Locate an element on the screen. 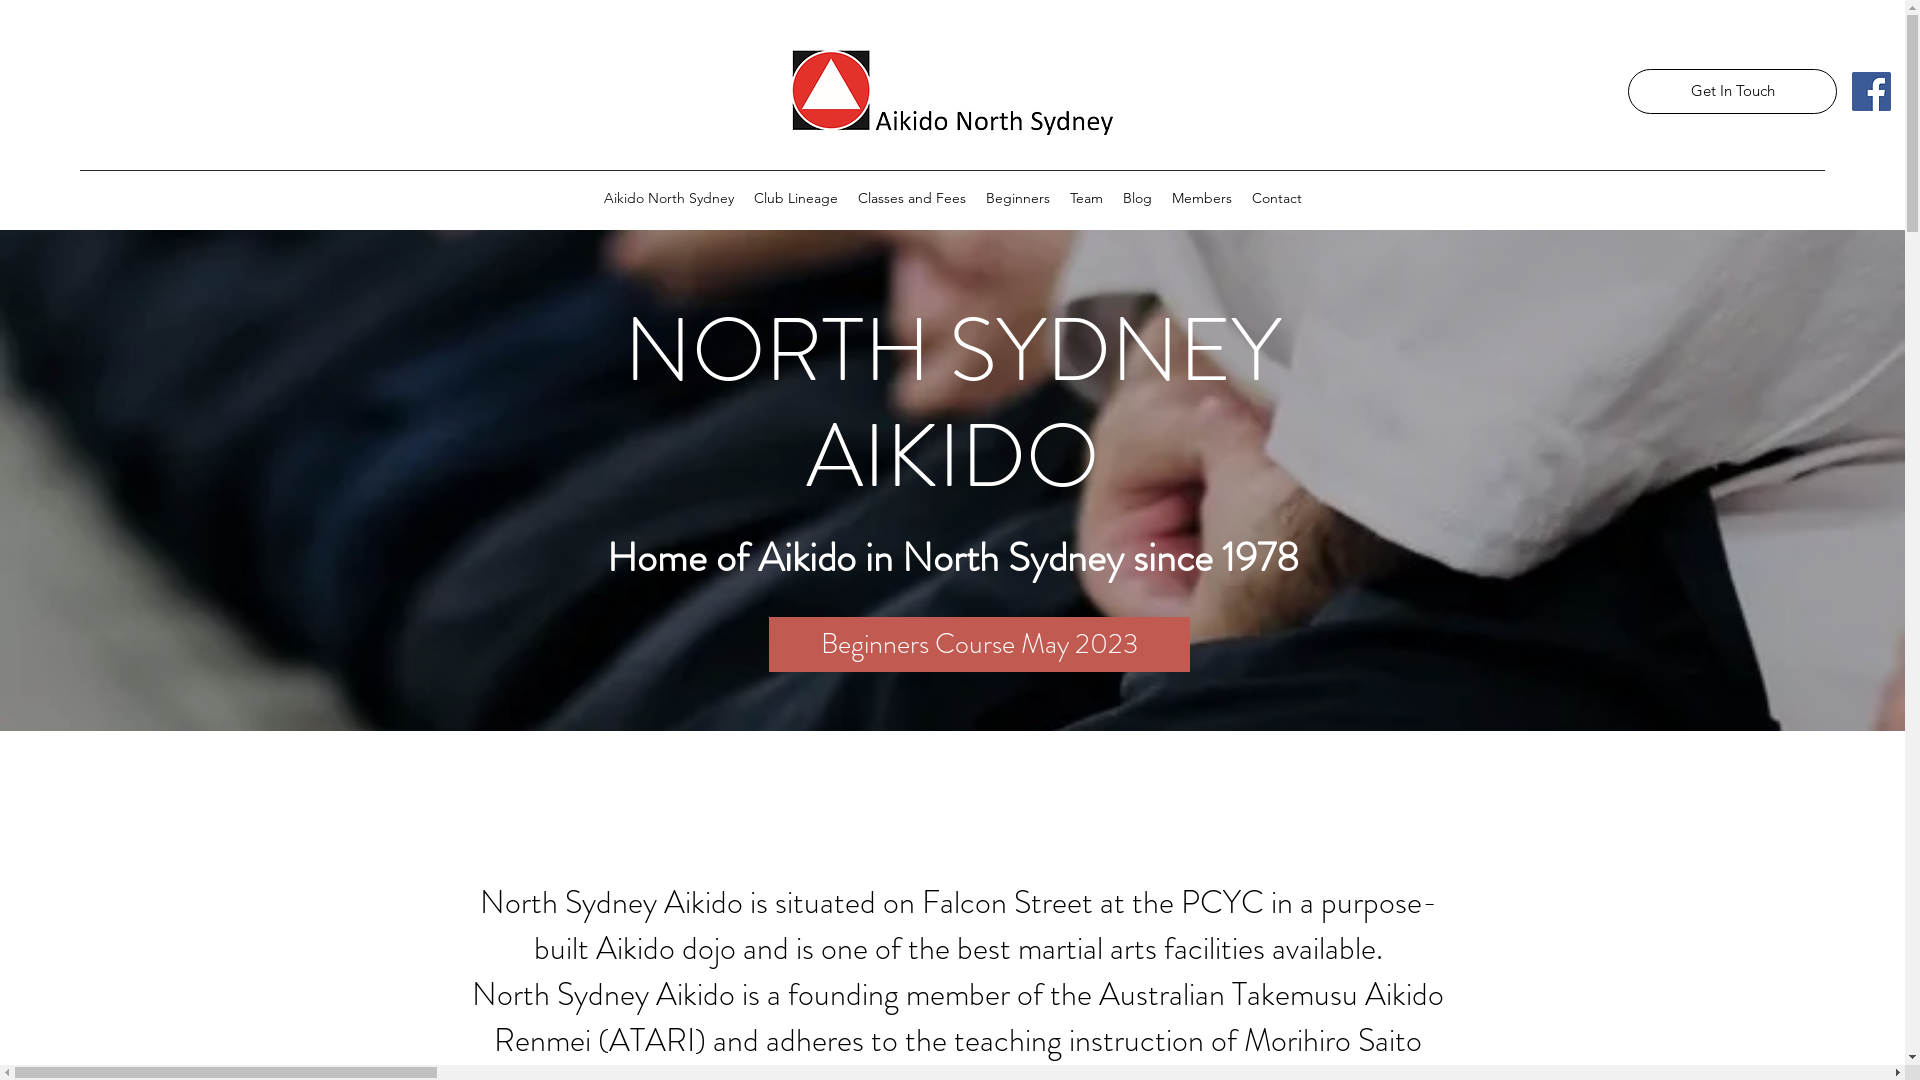 This screenshot has width=1920, height=1080. 'Club Lineage' is located at coordinates (795, 198).